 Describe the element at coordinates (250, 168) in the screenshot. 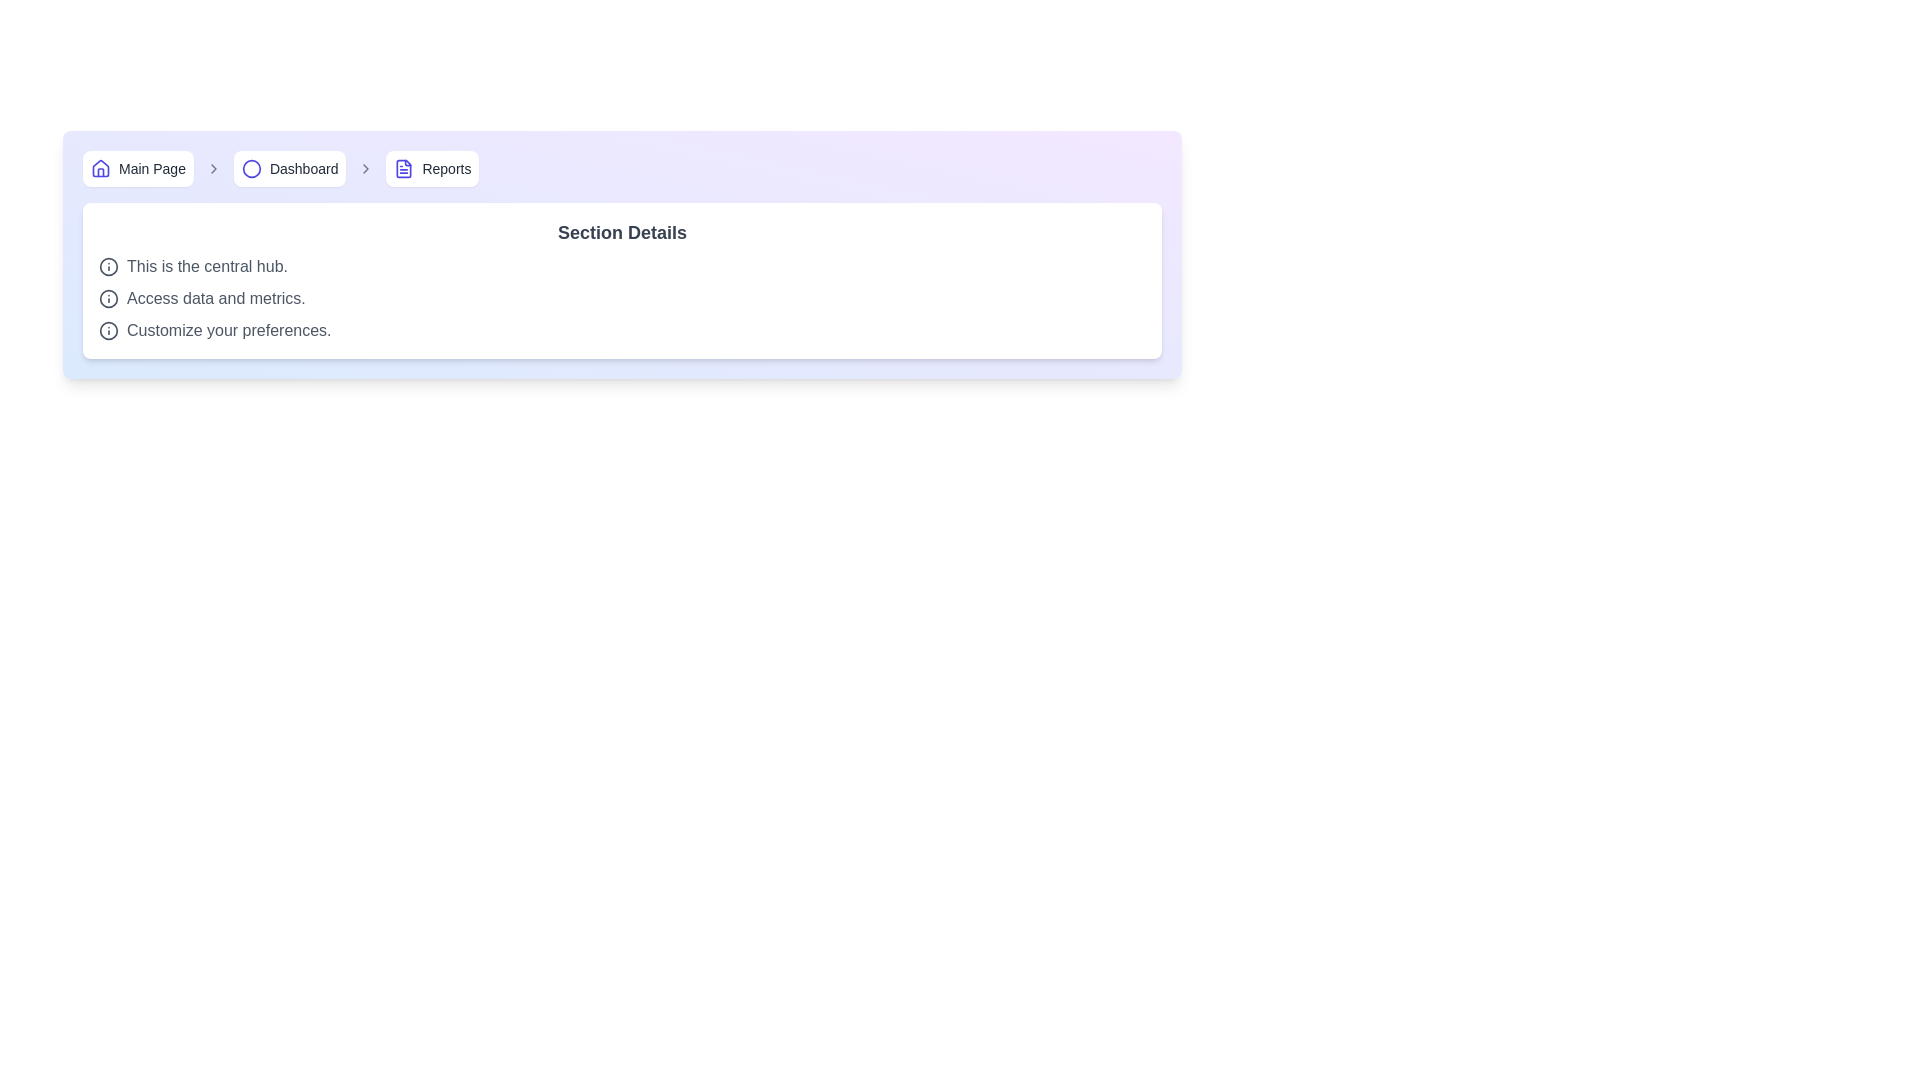

I see `the SVG circle graphic icon associated with the 'Dashboard' navigation item in the breadcrumb structure` at that location.